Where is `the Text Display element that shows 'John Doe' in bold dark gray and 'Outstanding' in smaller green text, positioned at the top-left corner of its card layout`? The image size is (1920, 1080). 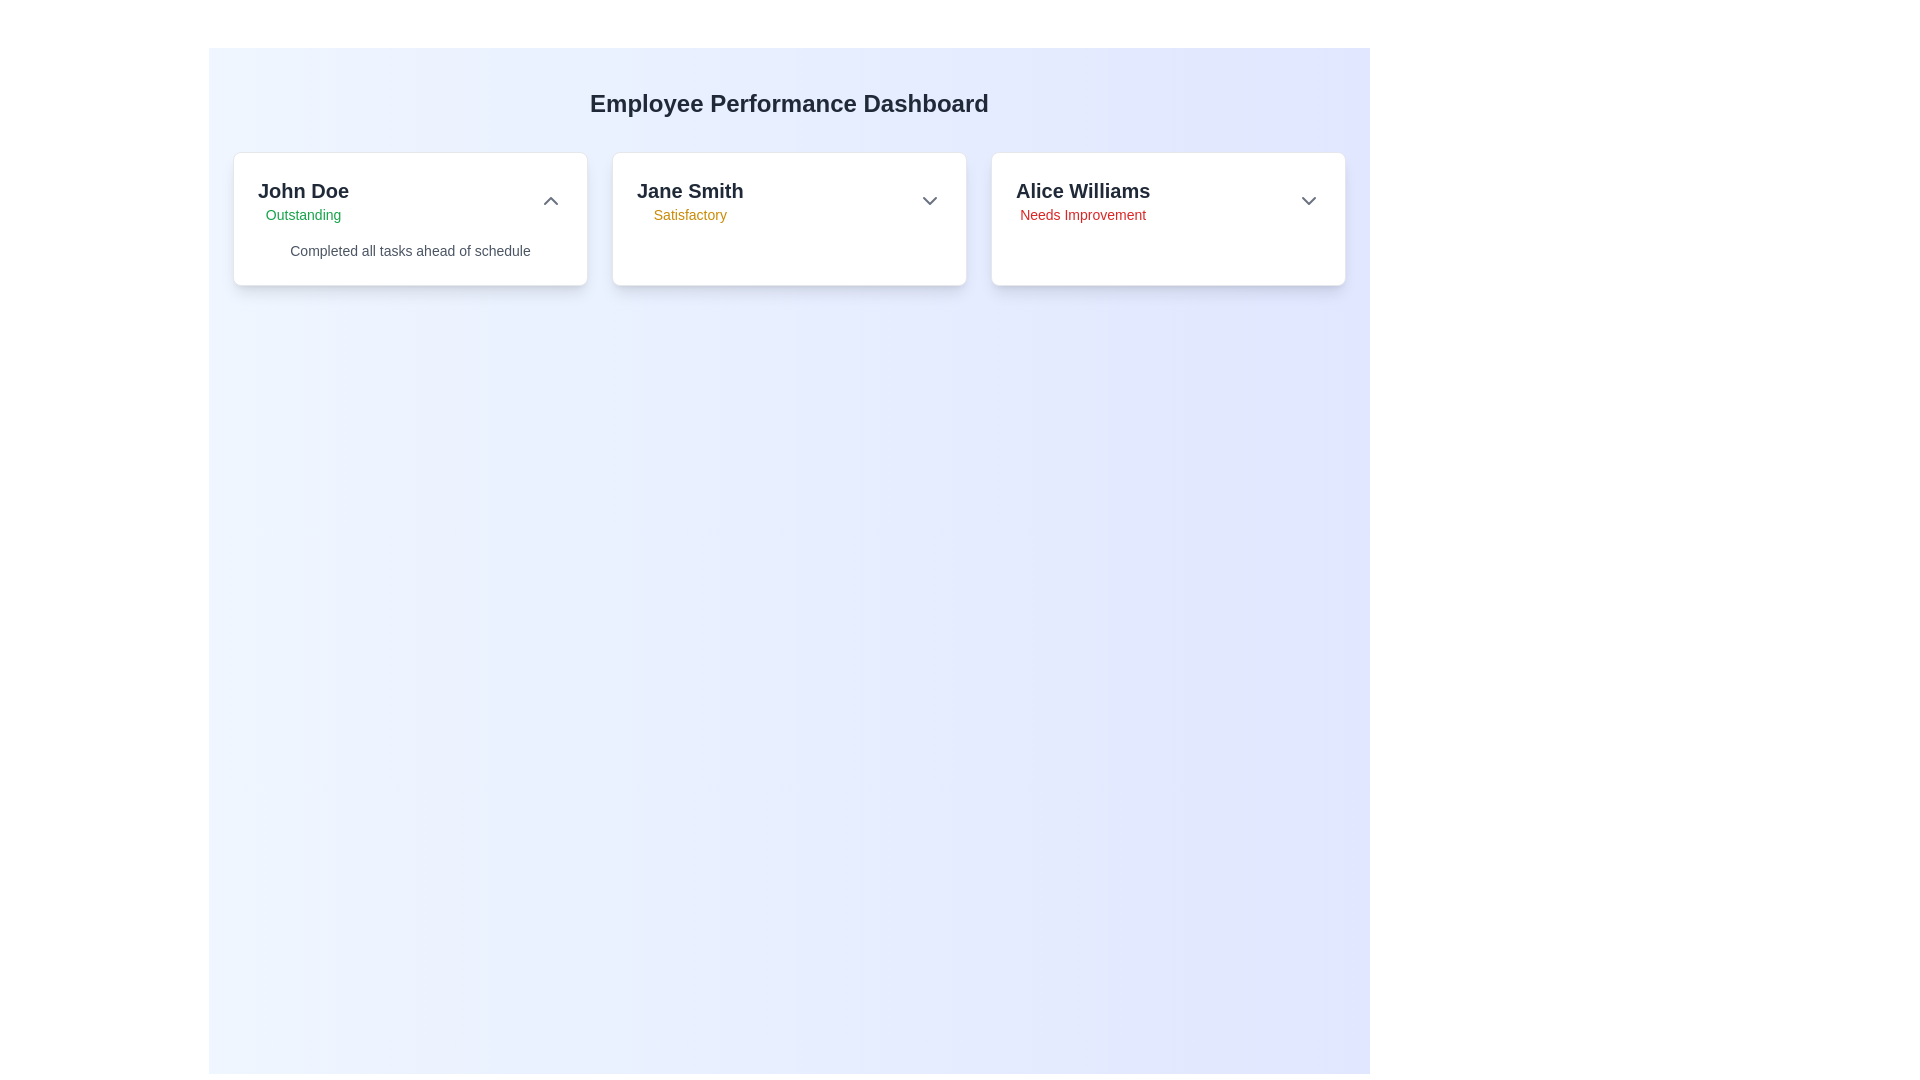
the Text Display element that shows 'John Doe' in bold dark gray and 'Outstanding' in smaller green text, positioned at the top-left corner of its card layout is located at coordinates (302, 200).